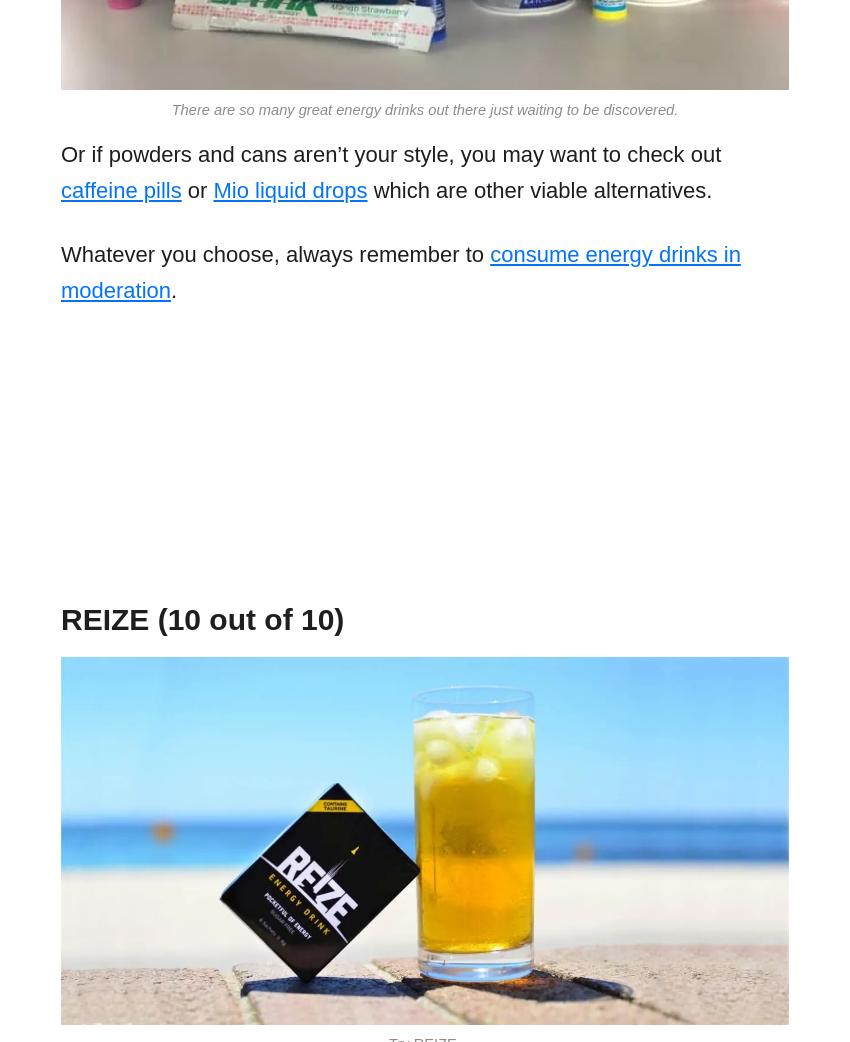 The width and height of the screenshot is (850, 1042). What do you see at coordinates (400, 271) in the screenshot?
I see `'consume energy drinks in moderation'` at bounding box center [400, 271].